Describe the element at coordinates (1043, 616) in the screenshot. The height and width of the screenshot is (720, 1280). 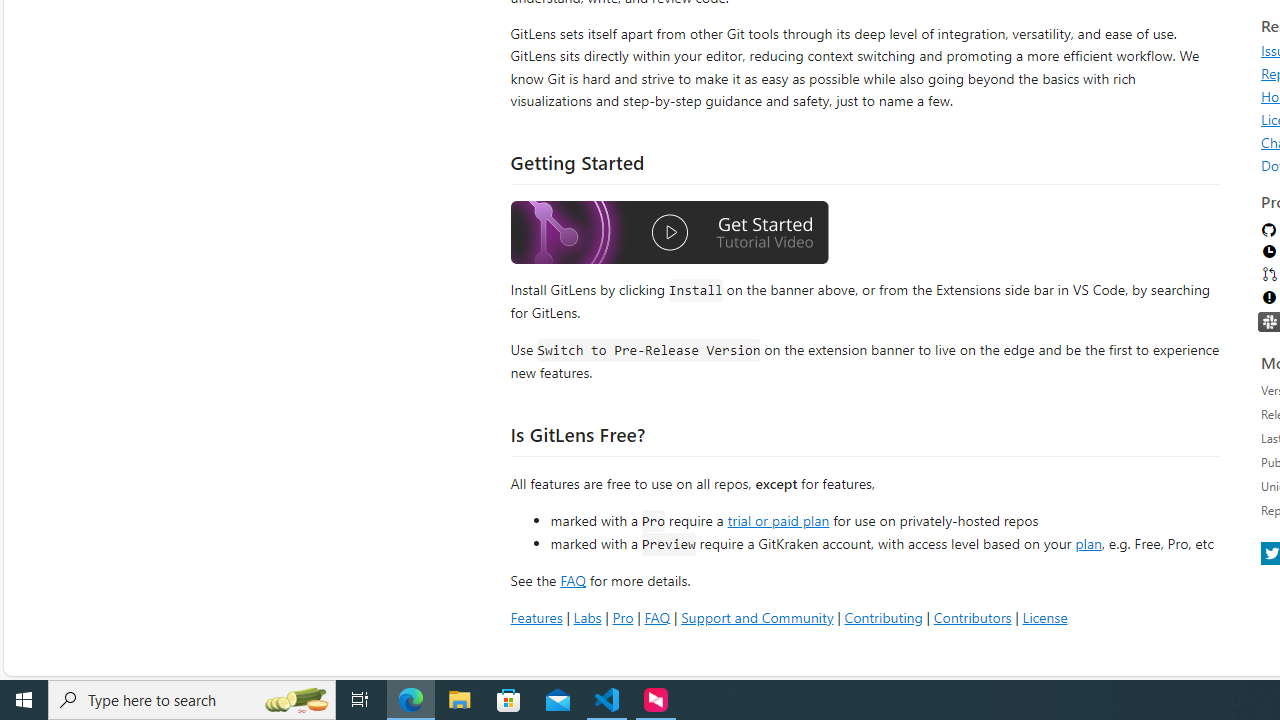
I see `'License'` at that location.